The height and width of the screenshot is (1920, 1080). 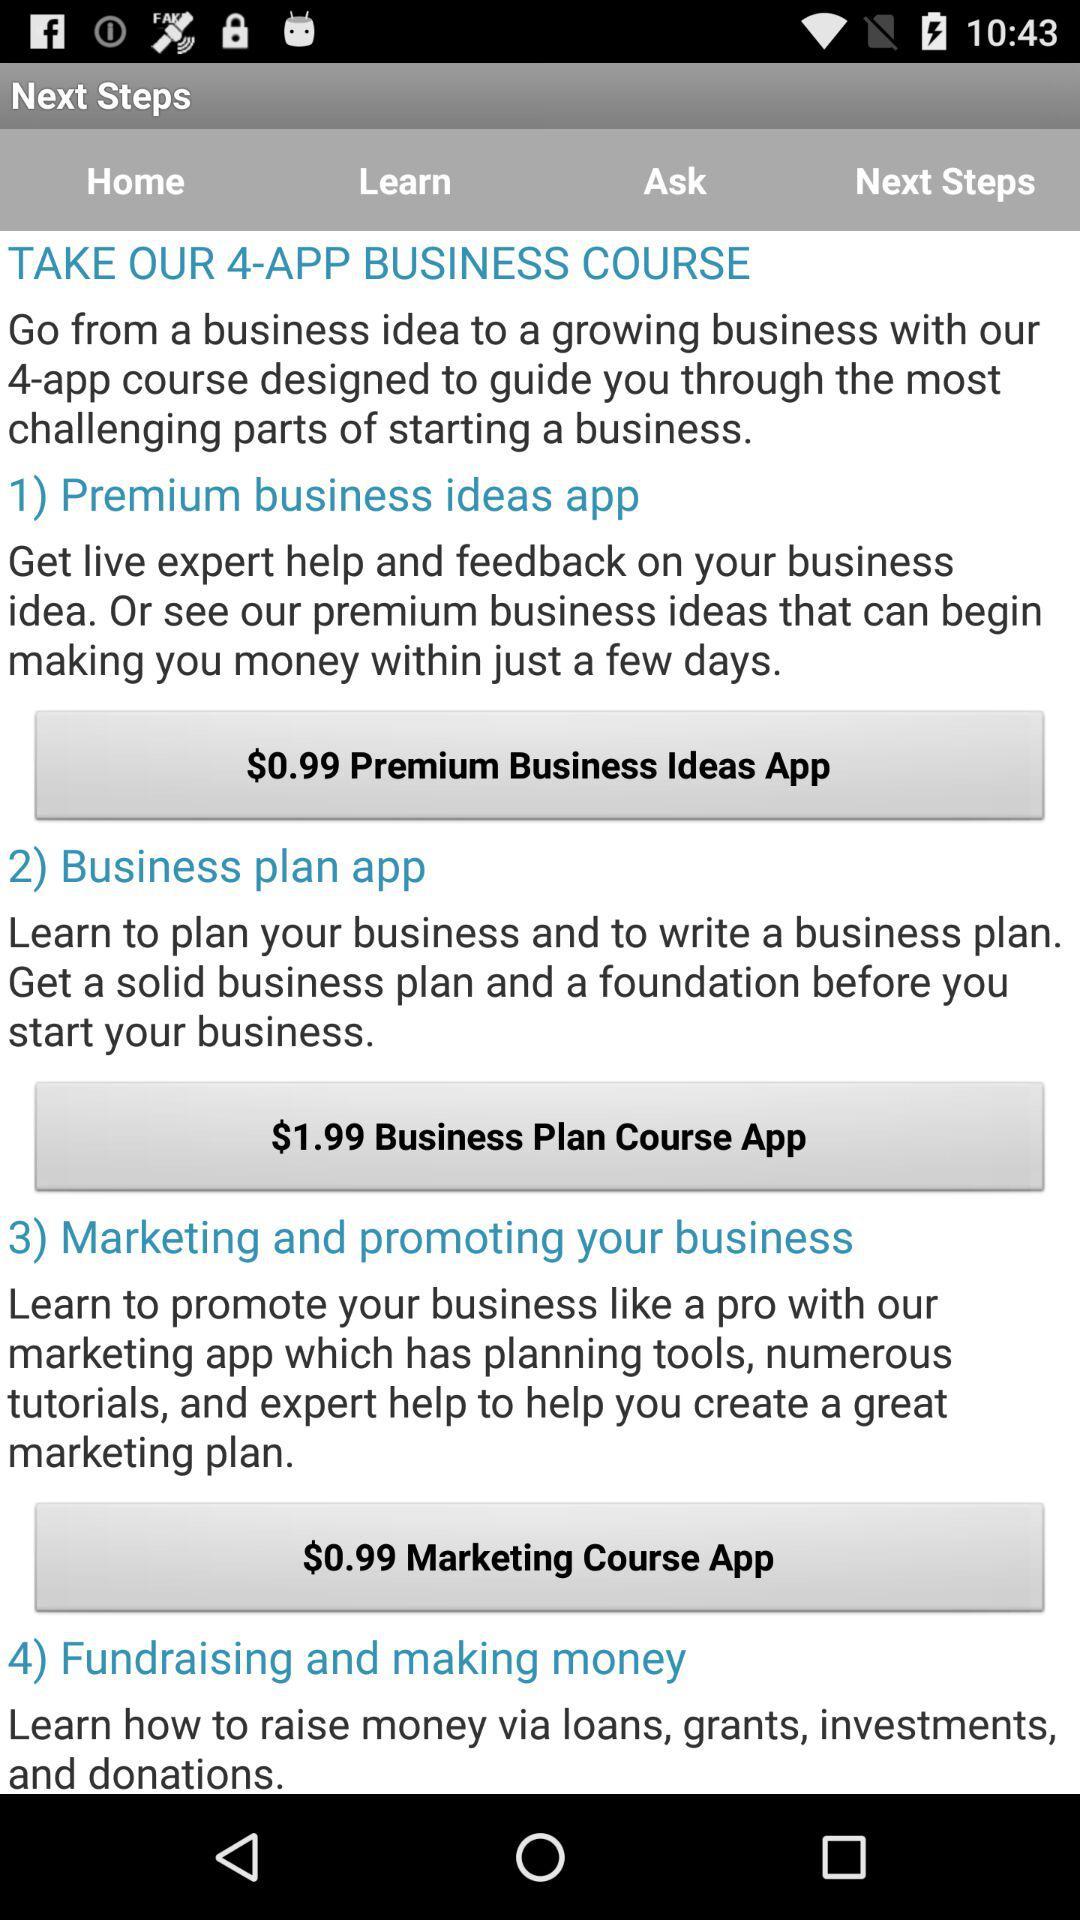 I want to click on the app below next steps icon, so click(x=675, y=180).